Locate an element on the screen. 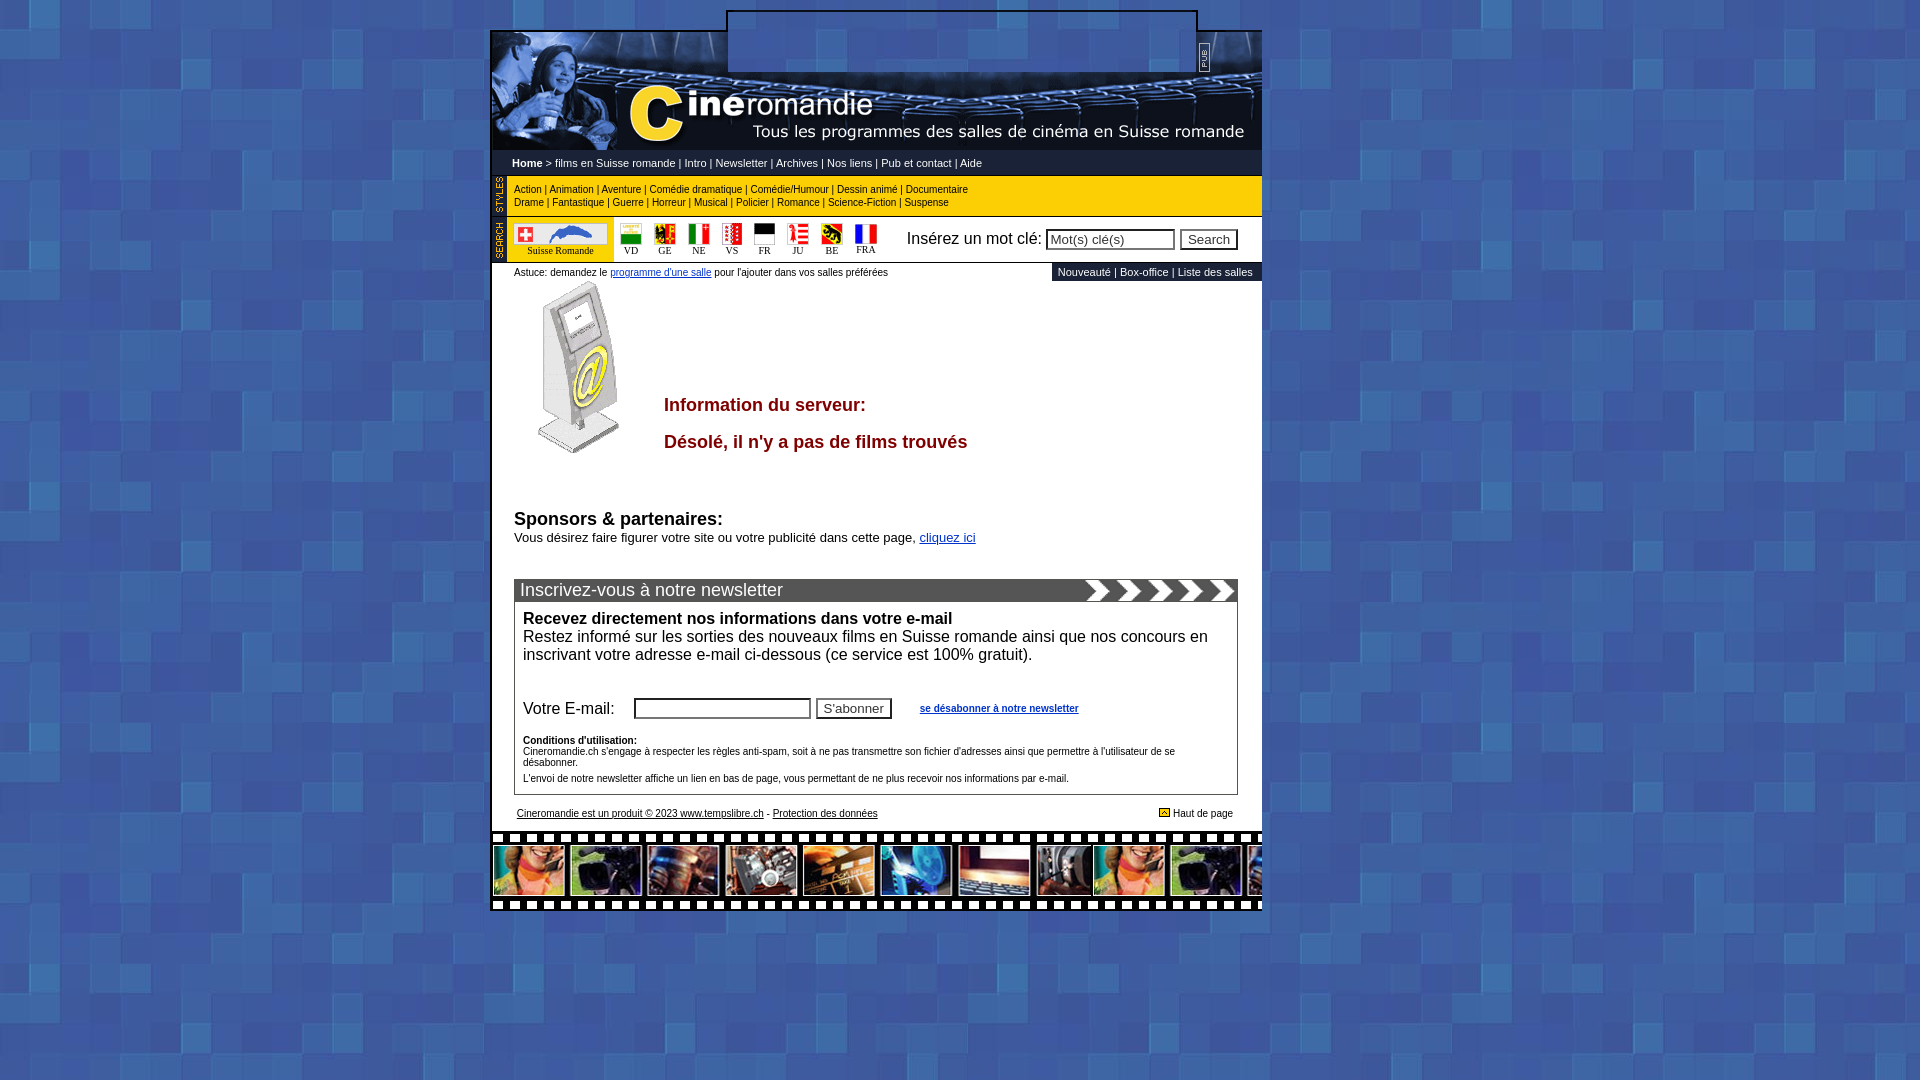 The height and width of the screenshot is (1080, 1920). 'Nos liens' is located at coordinates (849, 161).